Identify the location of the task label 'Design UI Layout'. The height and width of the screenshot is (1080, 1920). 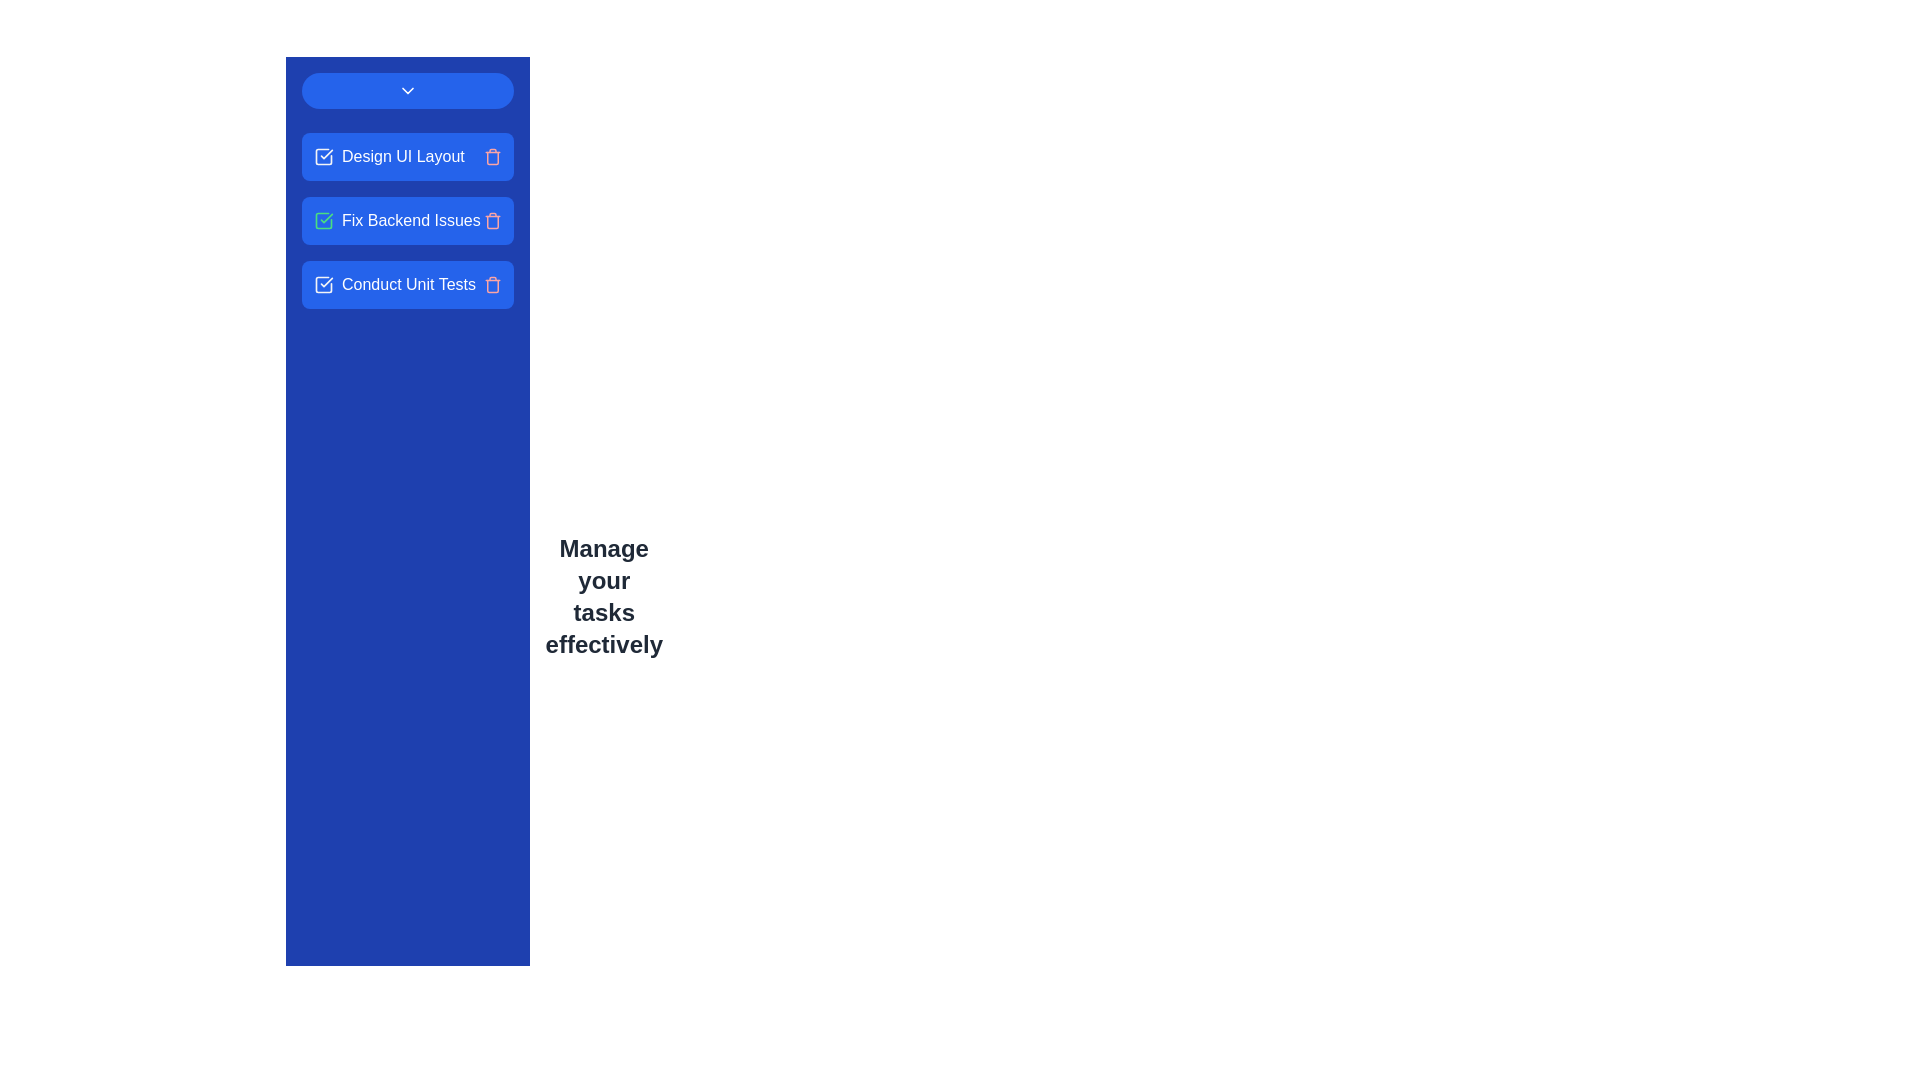
(389, 156).